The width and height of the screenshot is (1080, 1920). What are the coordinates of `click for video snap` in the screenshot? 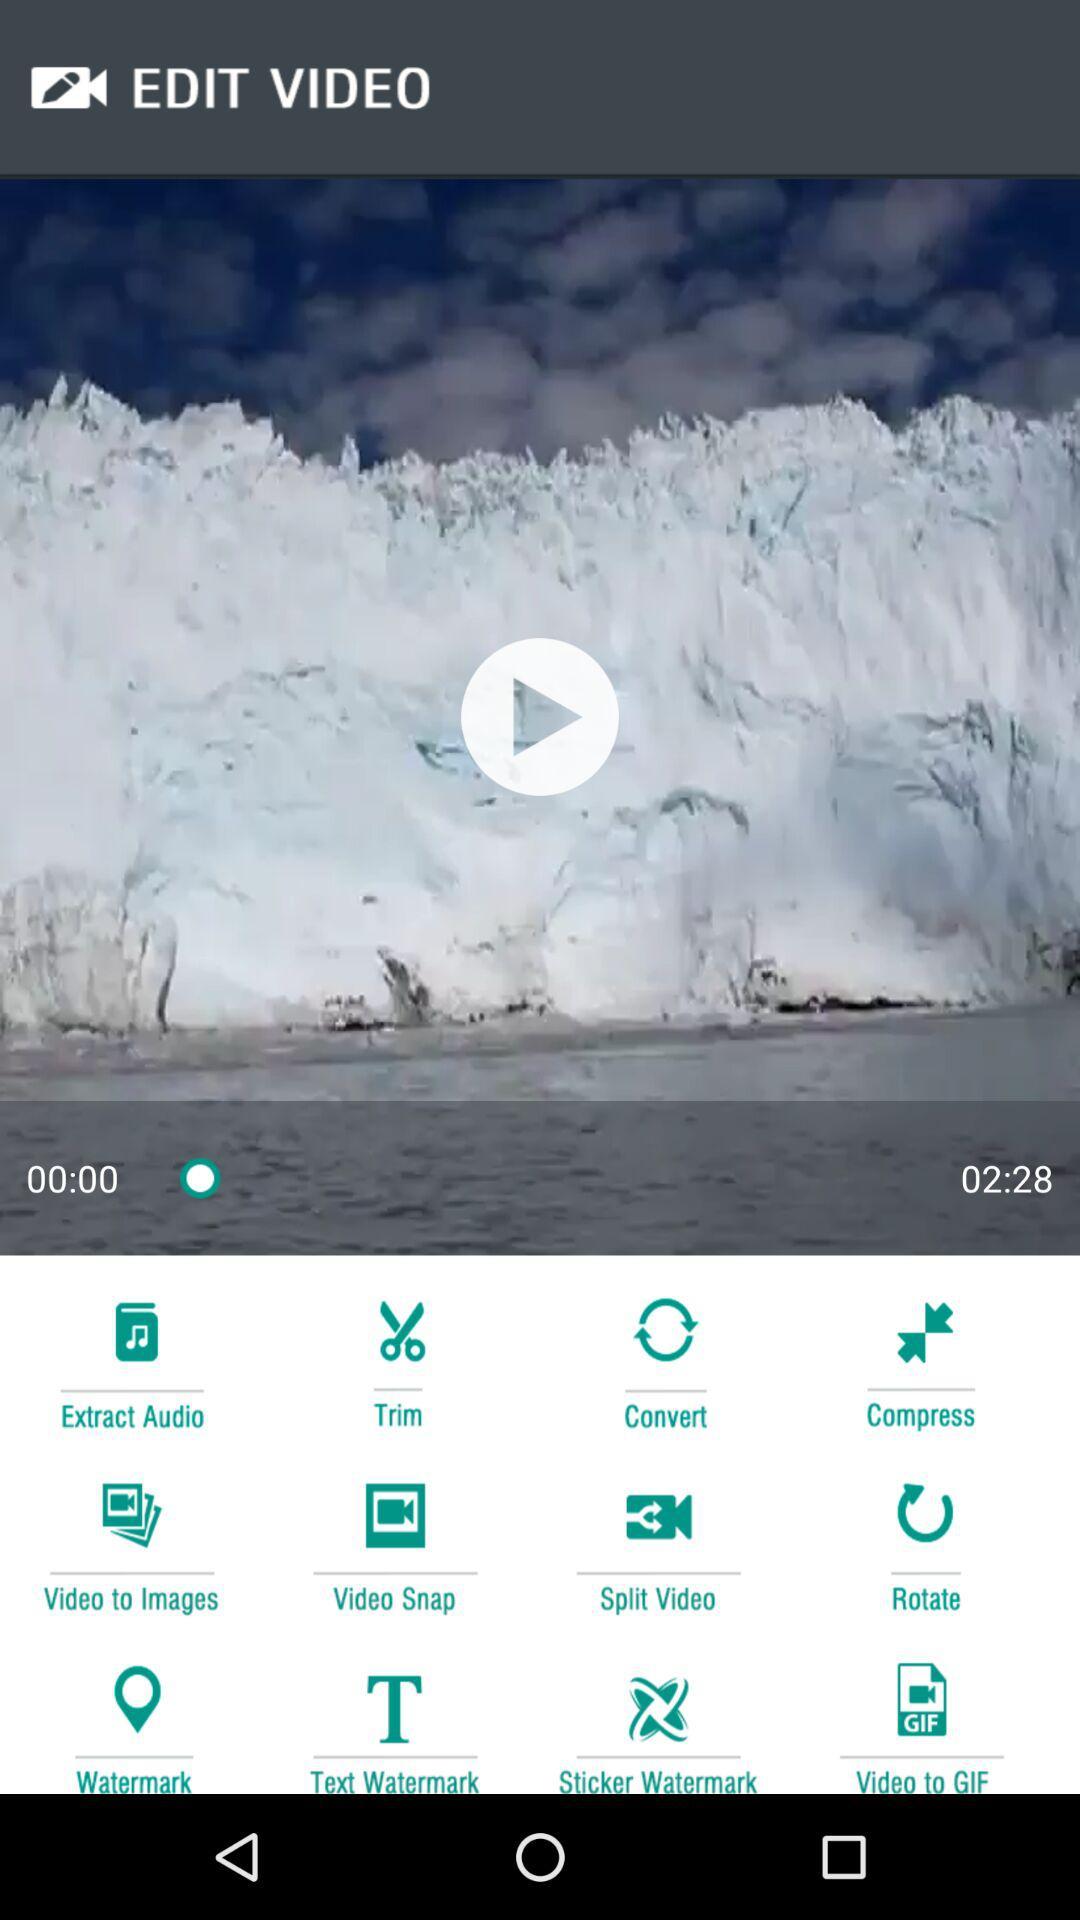 It's located at (394, 1544).